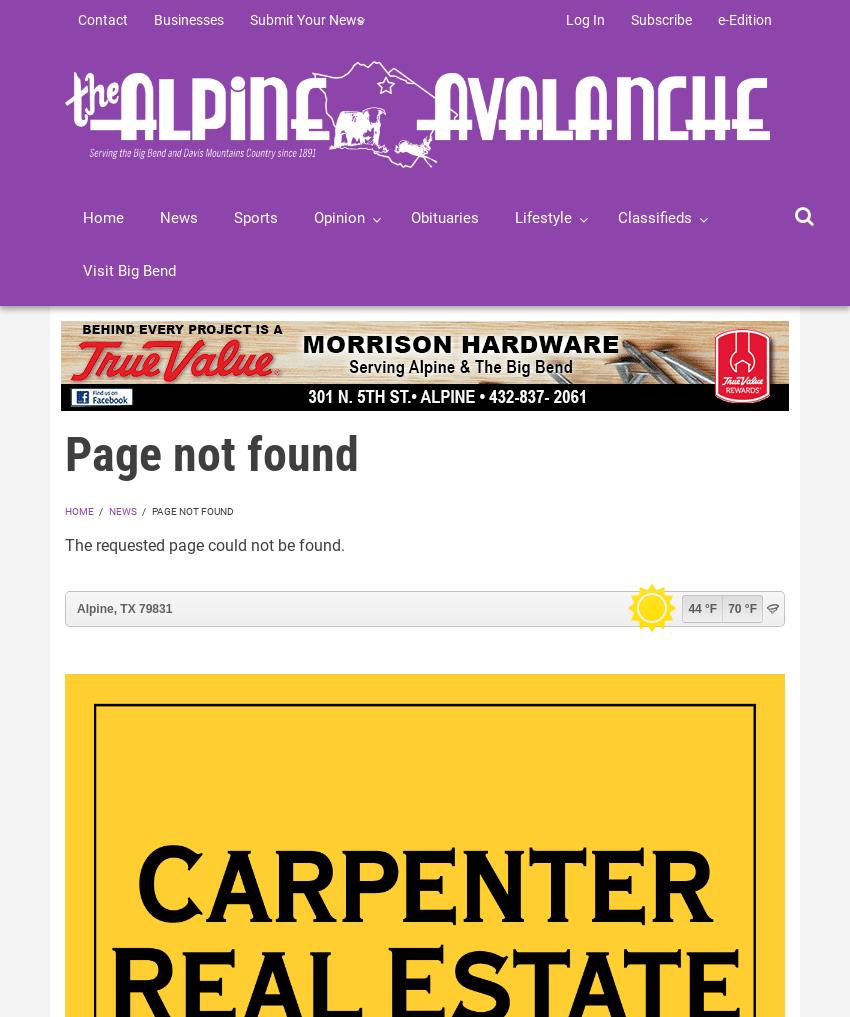  What do you see at coordinates (204, 545) in the screenshot?
I see `'The requested page could not be found.'` at bounding box center [204, 545].